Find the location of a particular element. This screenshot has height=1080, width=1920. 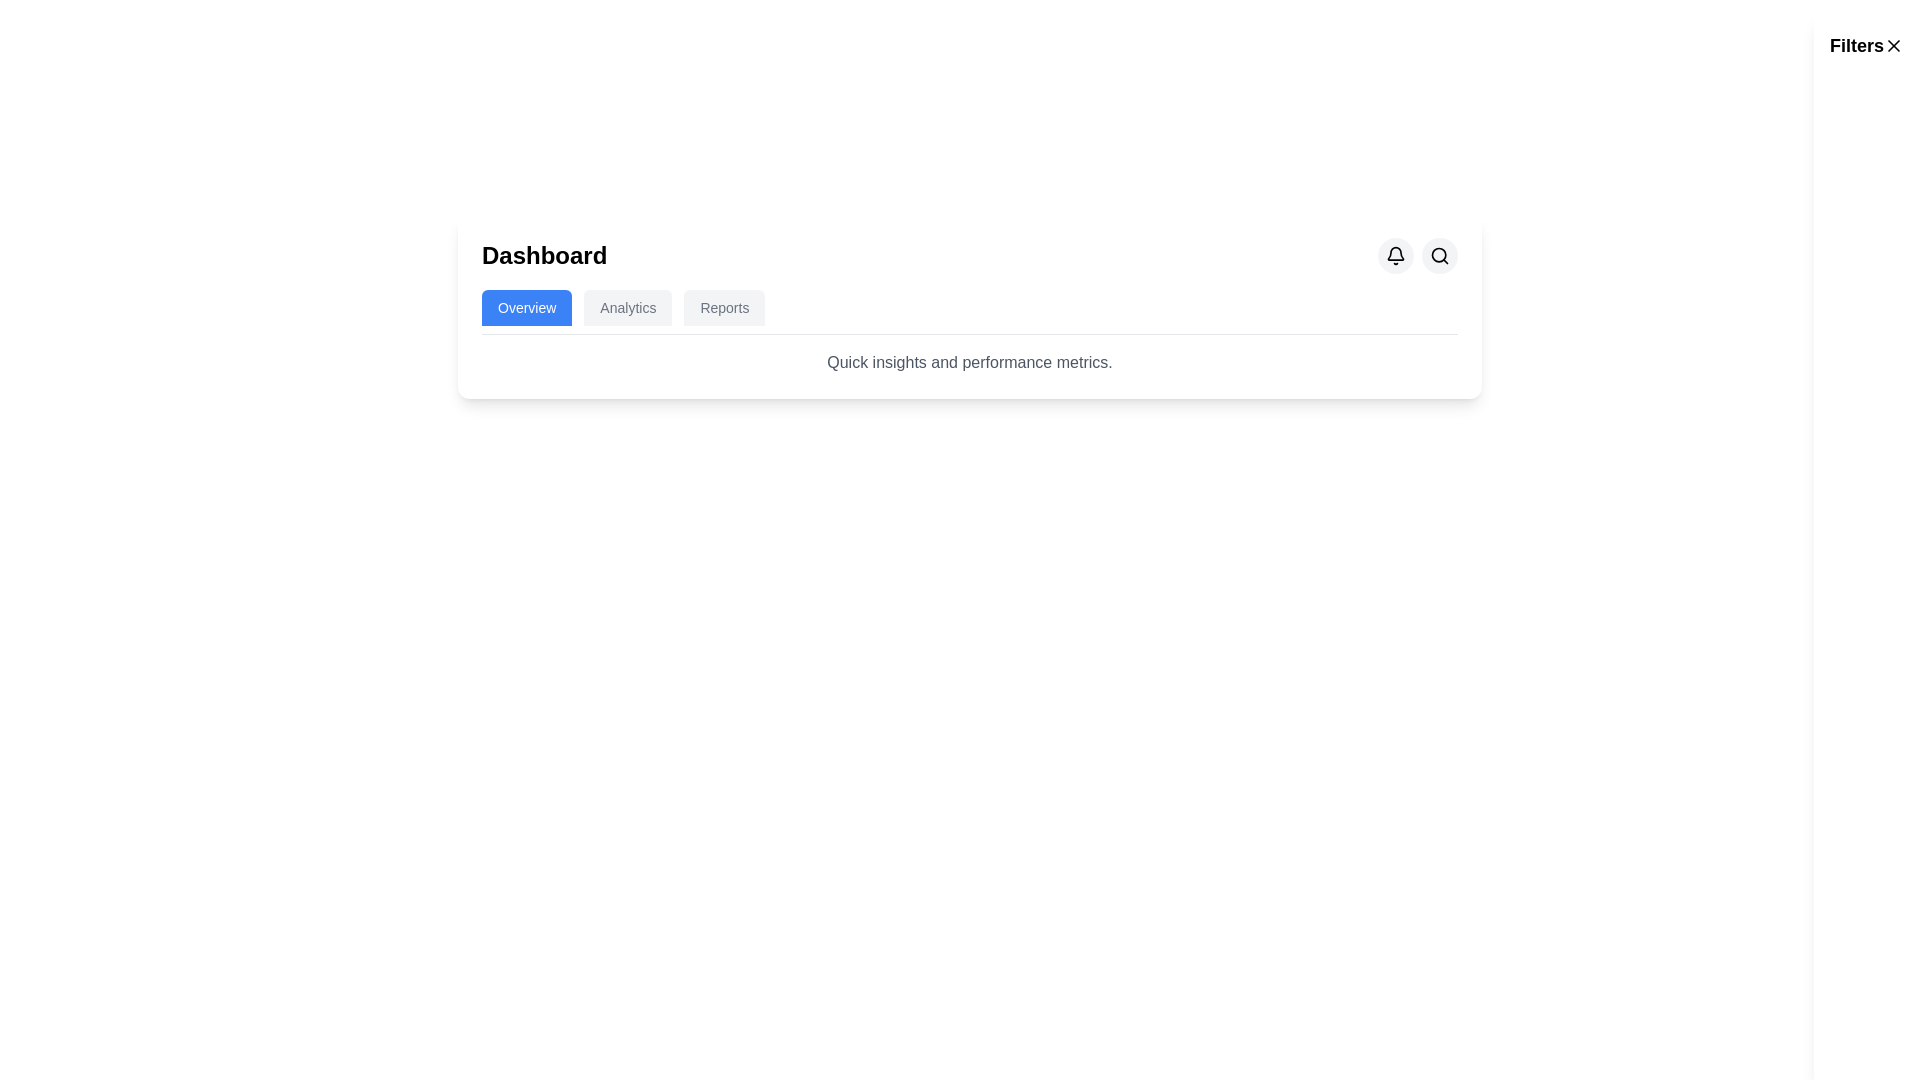

the Static Text element displaying 'Quick insights and performance metrics.' located at the bottom right of the main content area is located at coordinates (969, 362).